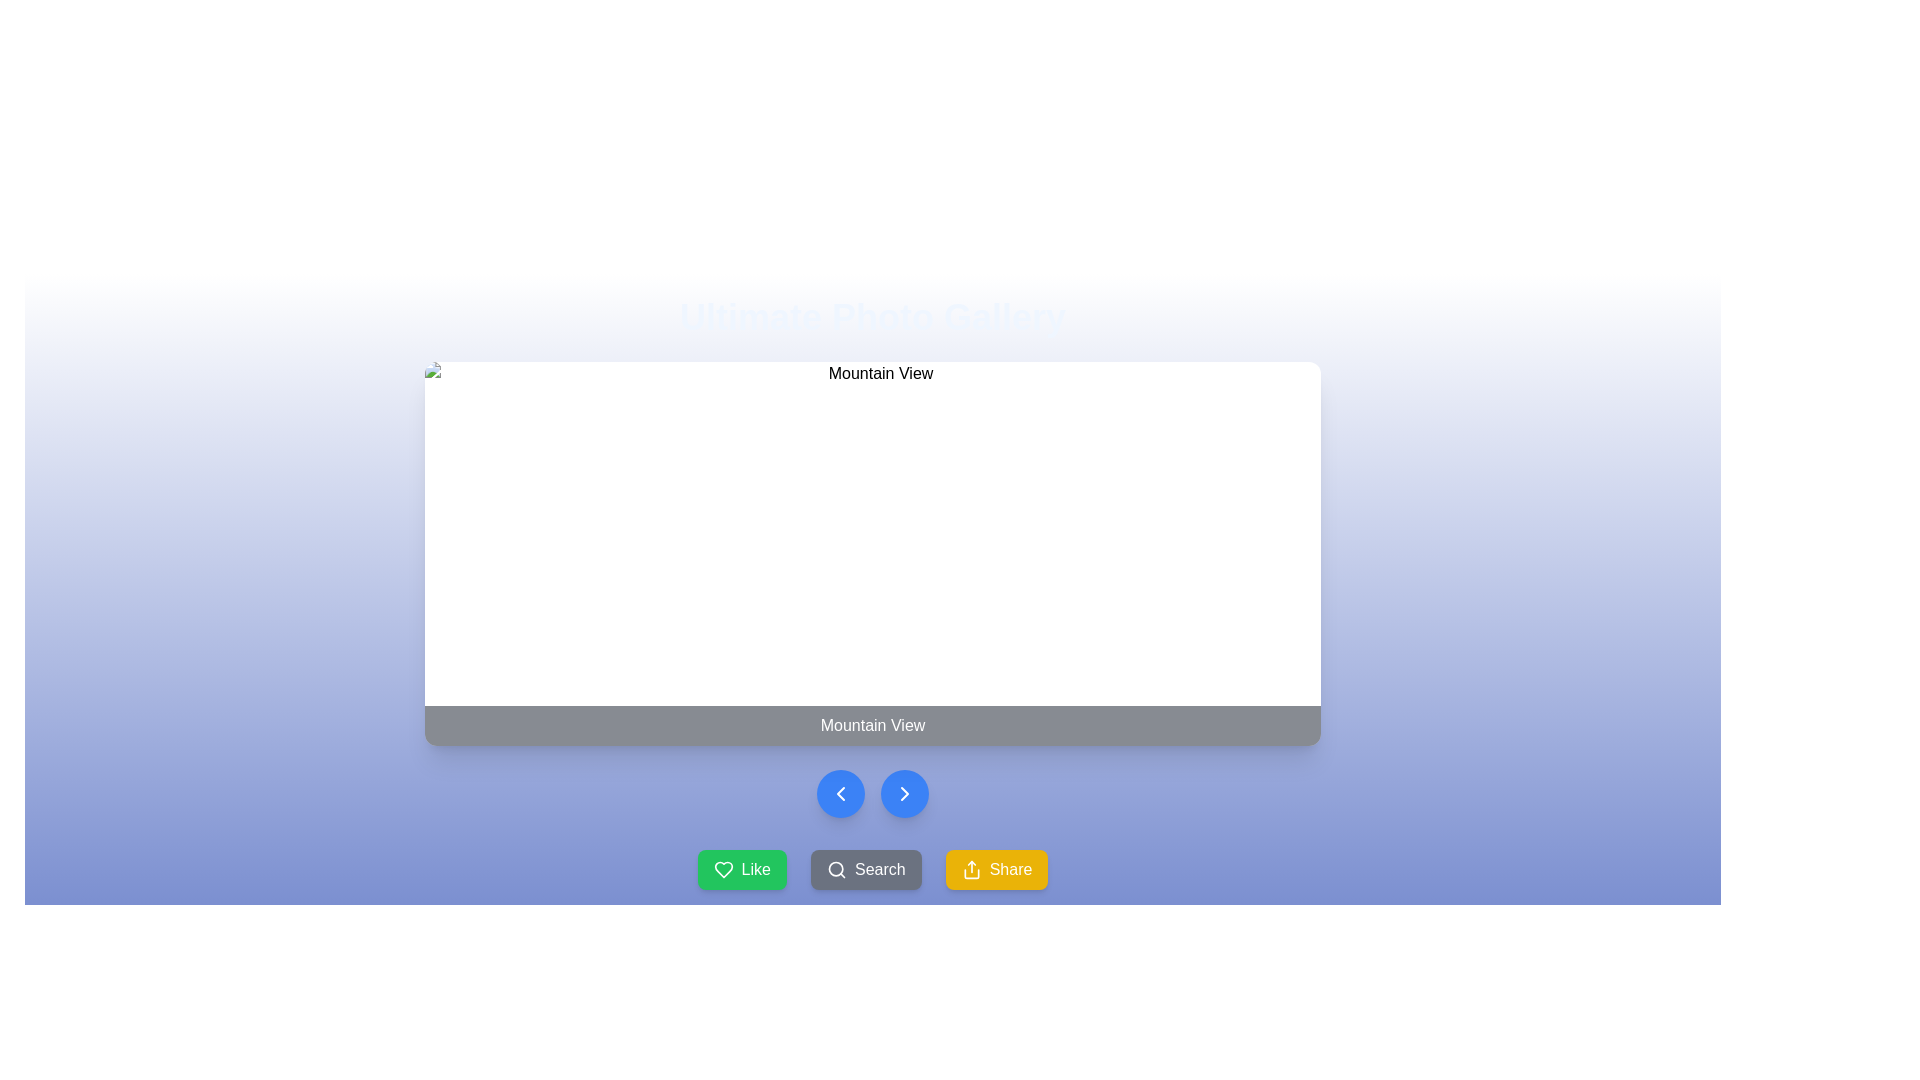 Image resolution: width=1920 pixels, height=1080 pixels. Describe the element at coordinates (971, 869) in the screenshot. I see `the Share button that contains the share icon, which is located on the far right among three buttons at the bottom of the interface` at that location.